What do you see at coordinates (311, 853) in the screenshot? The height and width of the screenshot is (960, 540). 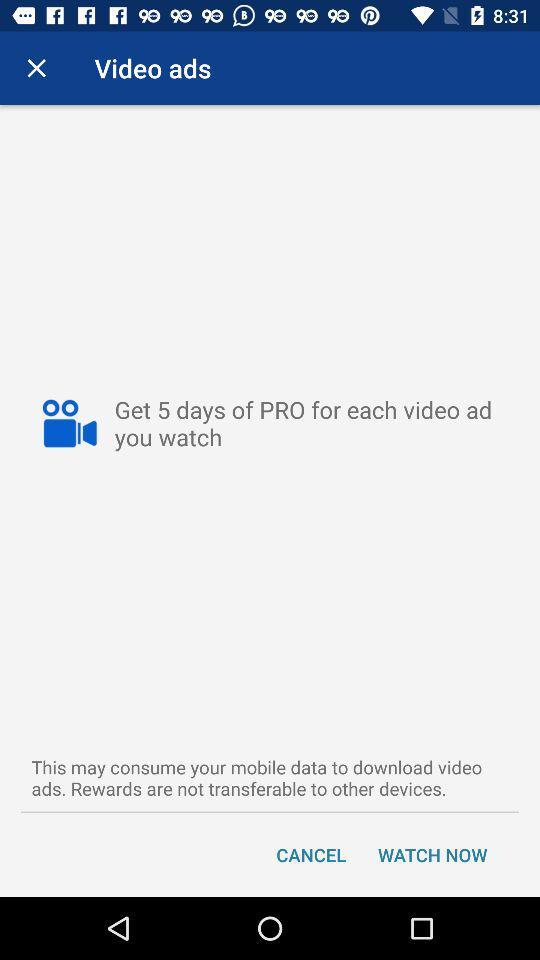 I see `item to the left of the watch now` at bounding box center [311, 853].